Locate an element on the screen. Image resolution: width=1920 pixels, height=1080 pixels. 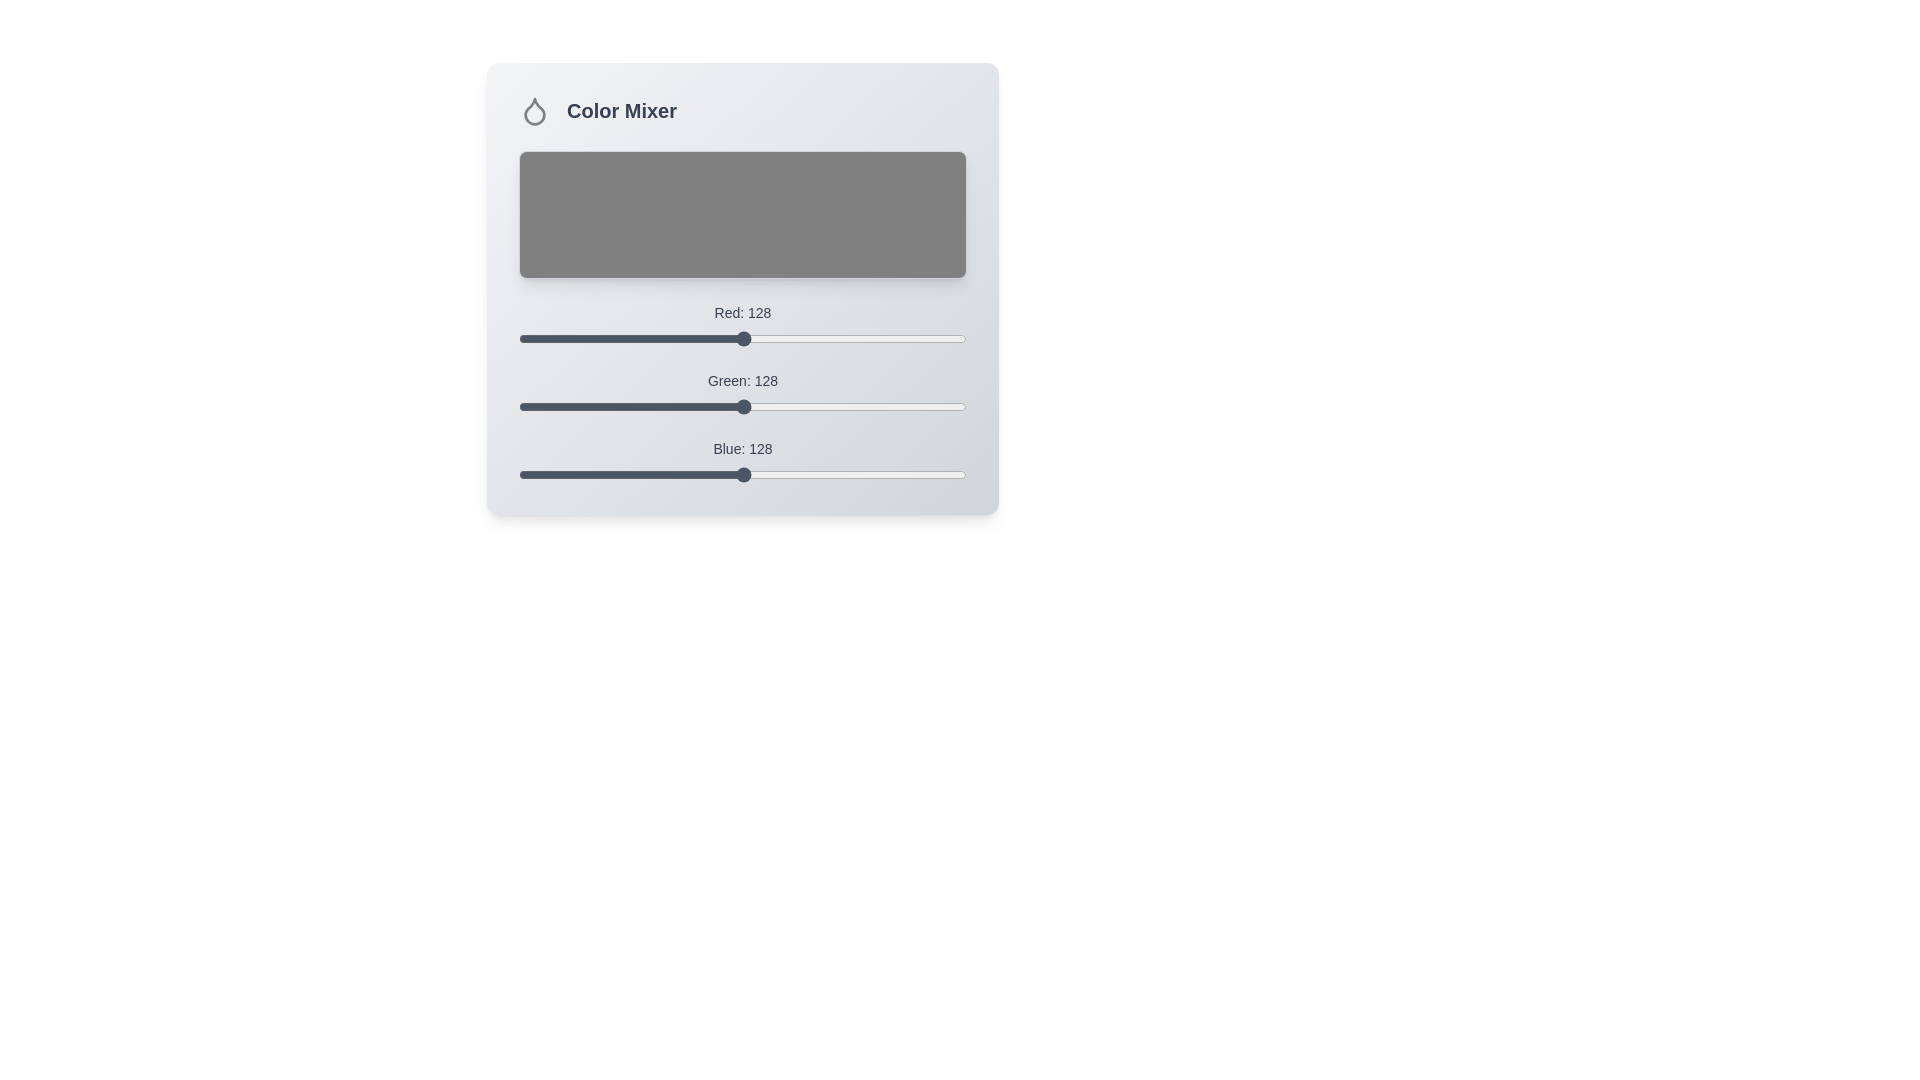
the blue slider to set the blue color component to 78 is located at coordinates (656, 474).